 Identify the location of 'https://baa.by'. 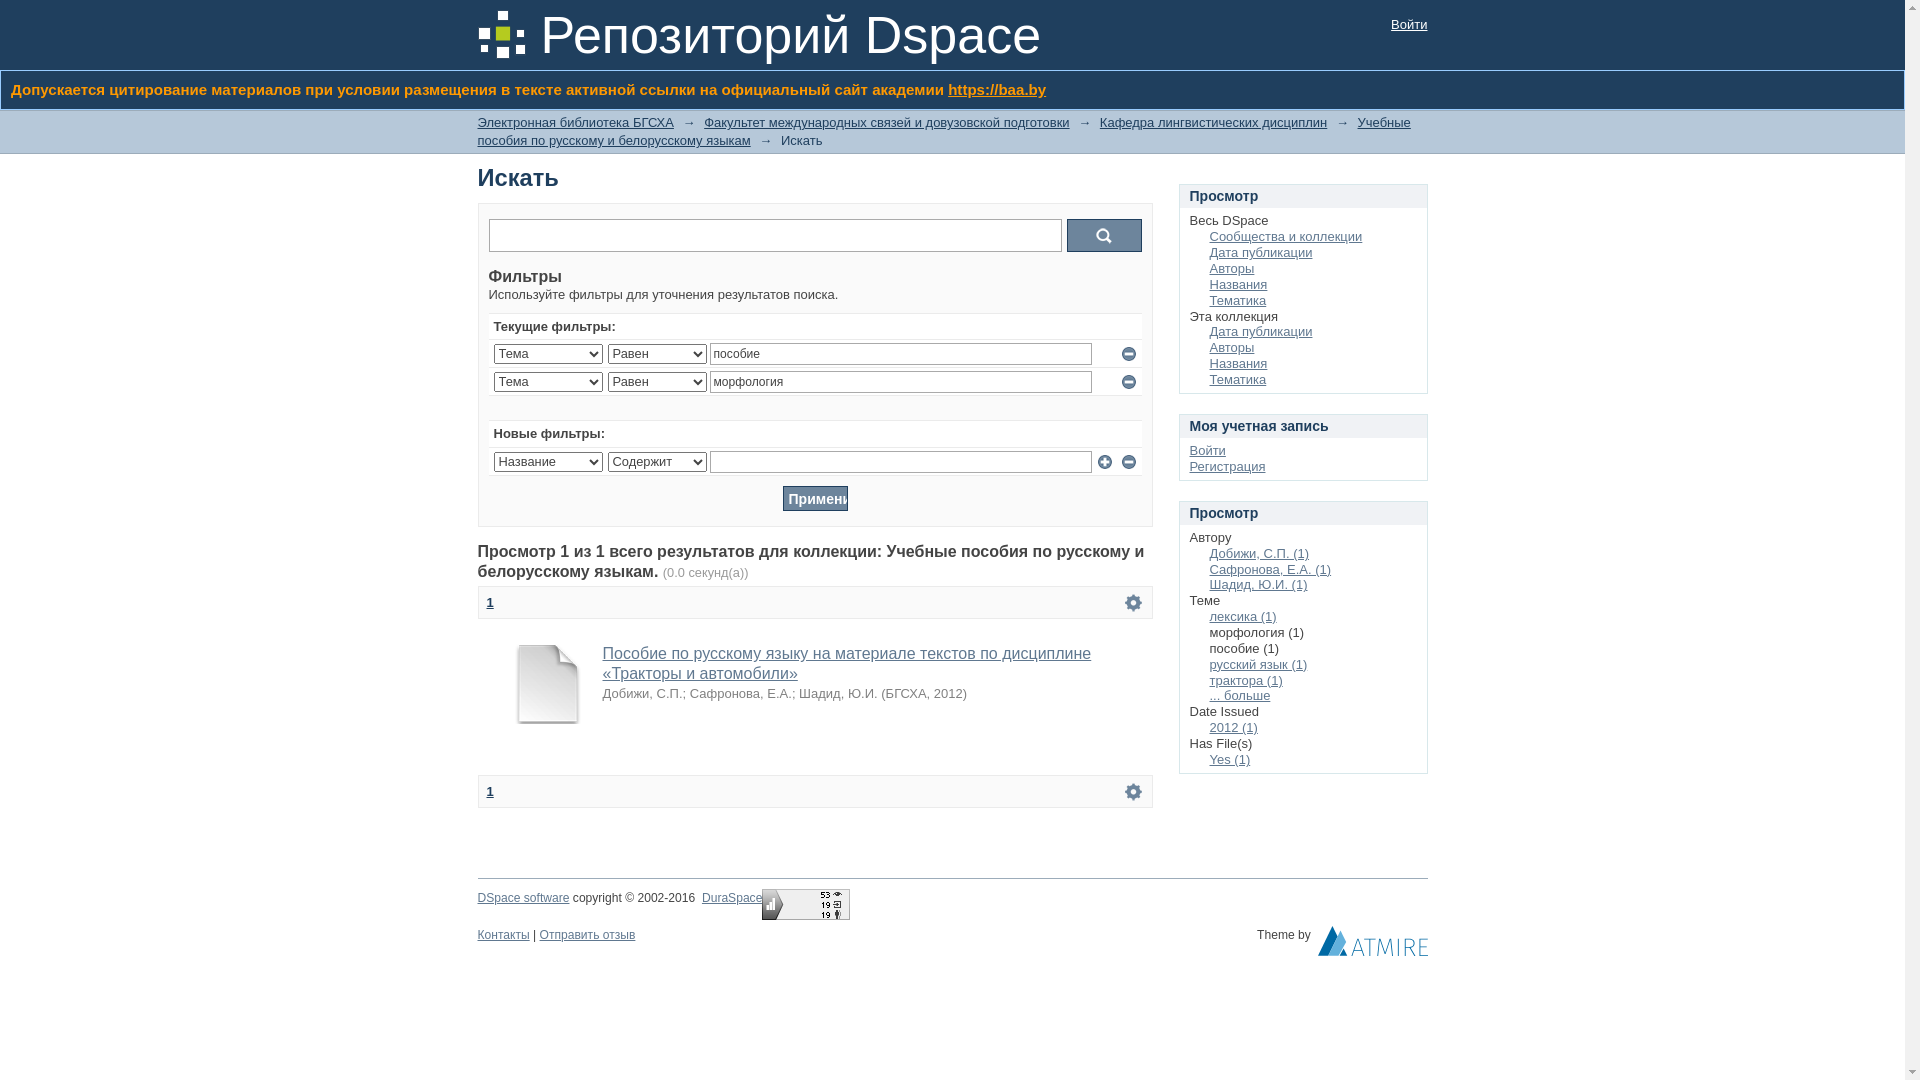
(997, 88).